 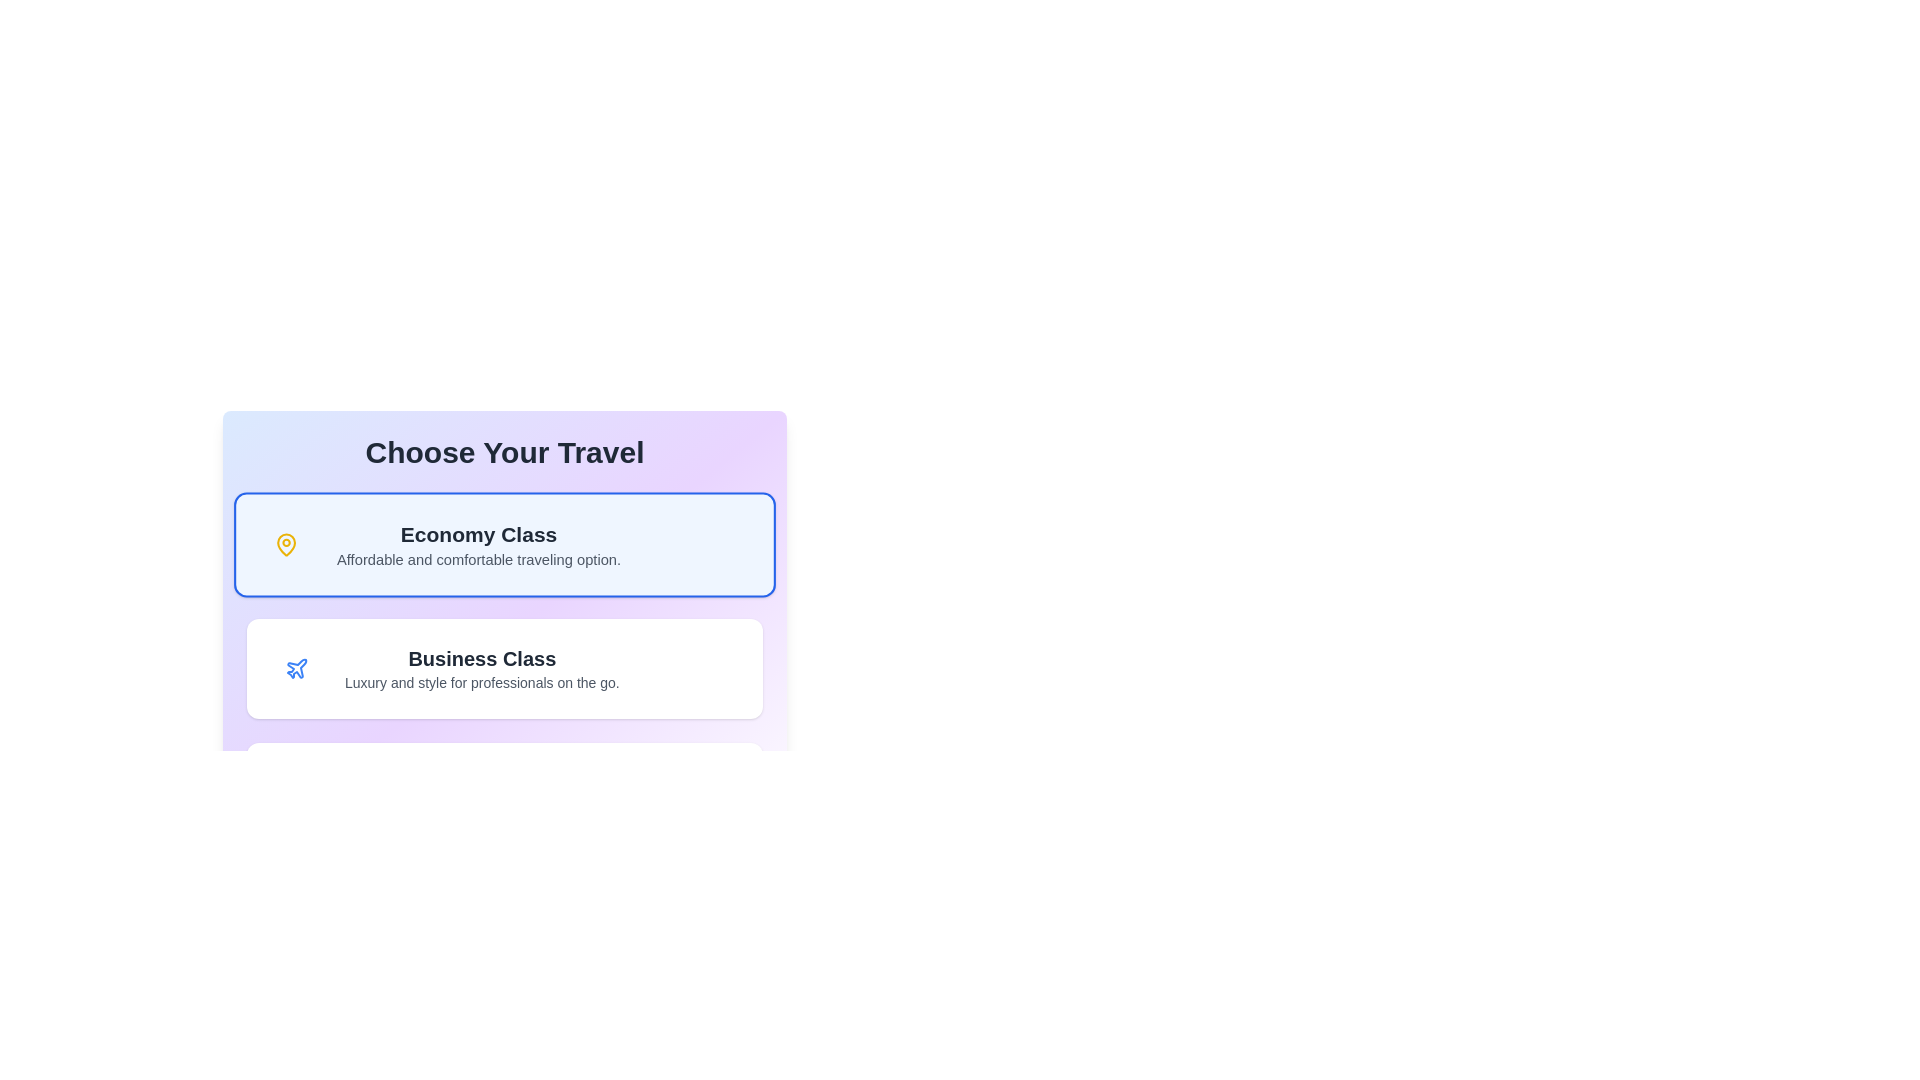 I want to click on the static information display featuring the 'Business Class' title and subtitle, which is positioned below the 'Economy Class' section, so click(x=482, y=668).